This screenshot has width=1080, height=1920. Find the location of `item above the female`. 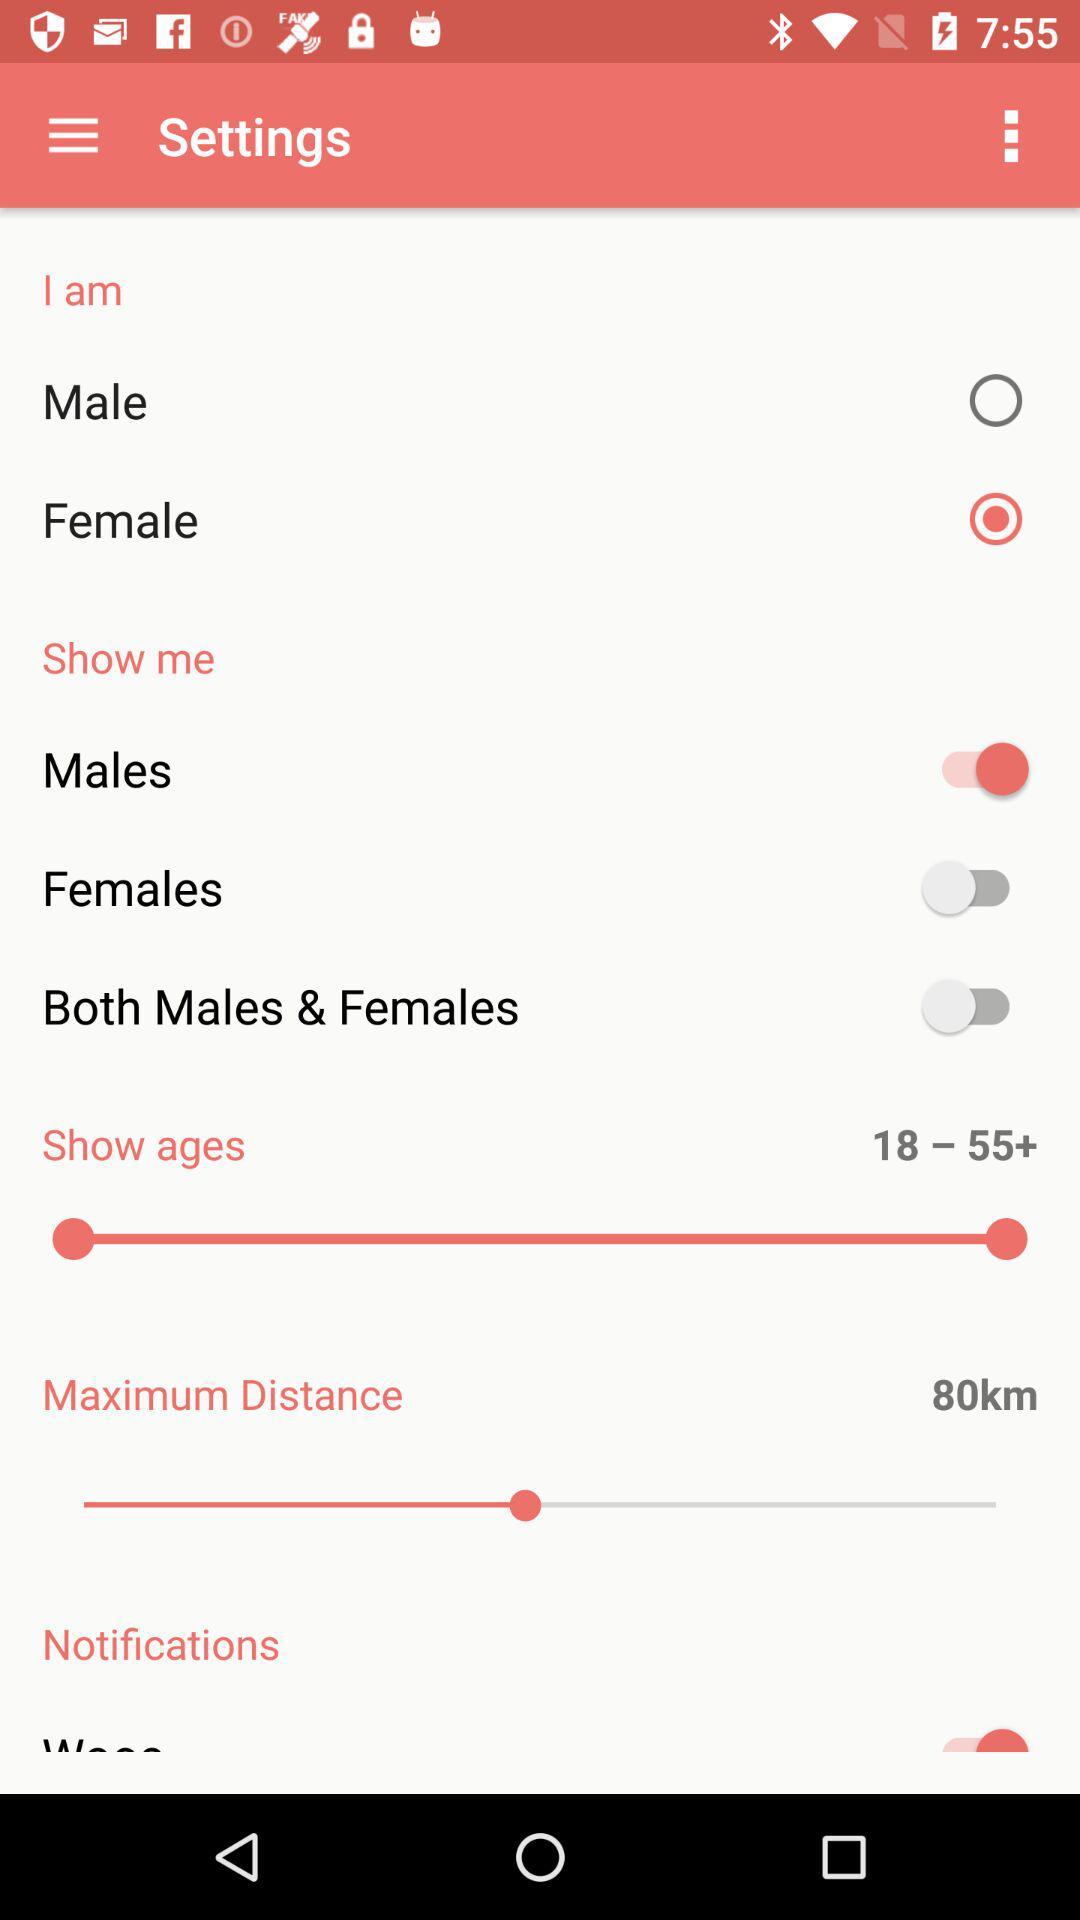

item above the female is located at coordinates (540, 400).